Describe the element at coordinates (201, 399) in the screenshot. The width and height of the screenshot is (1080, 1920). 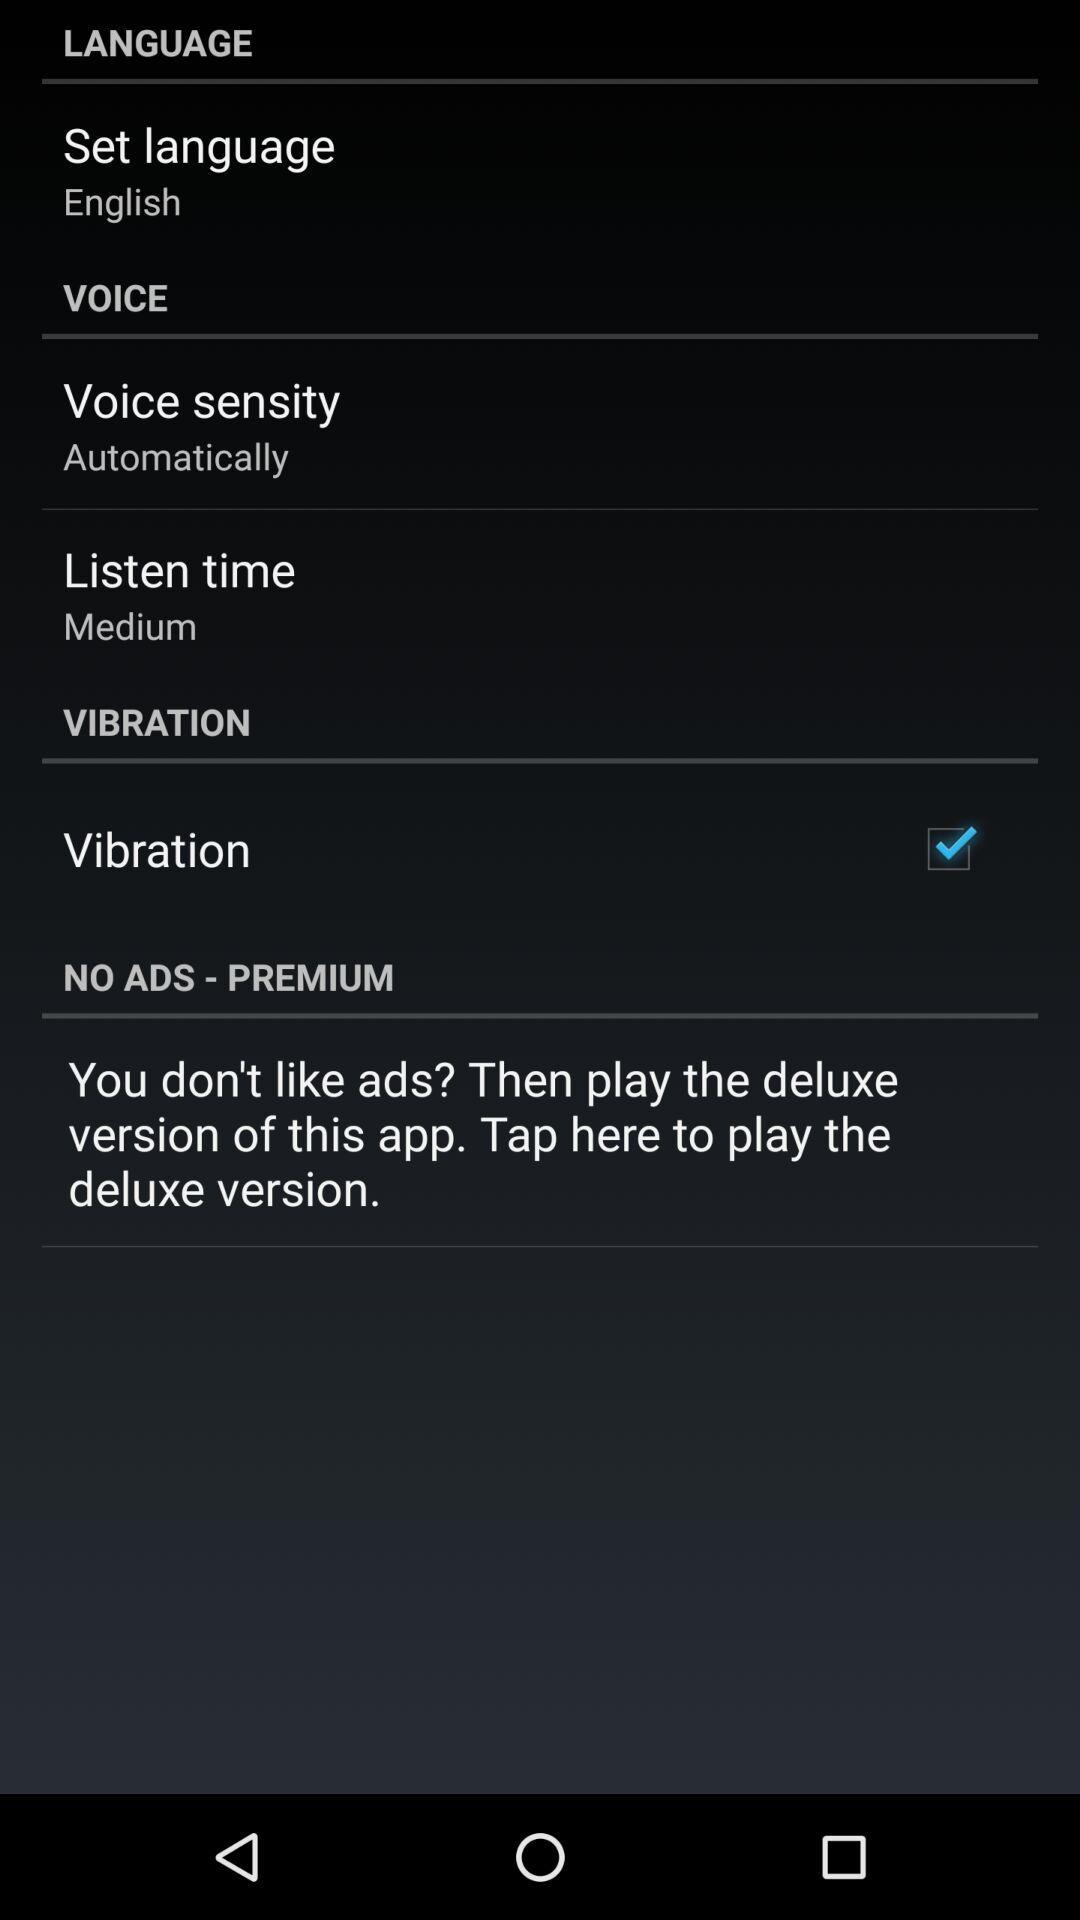
I see `app below the voice` at that location.